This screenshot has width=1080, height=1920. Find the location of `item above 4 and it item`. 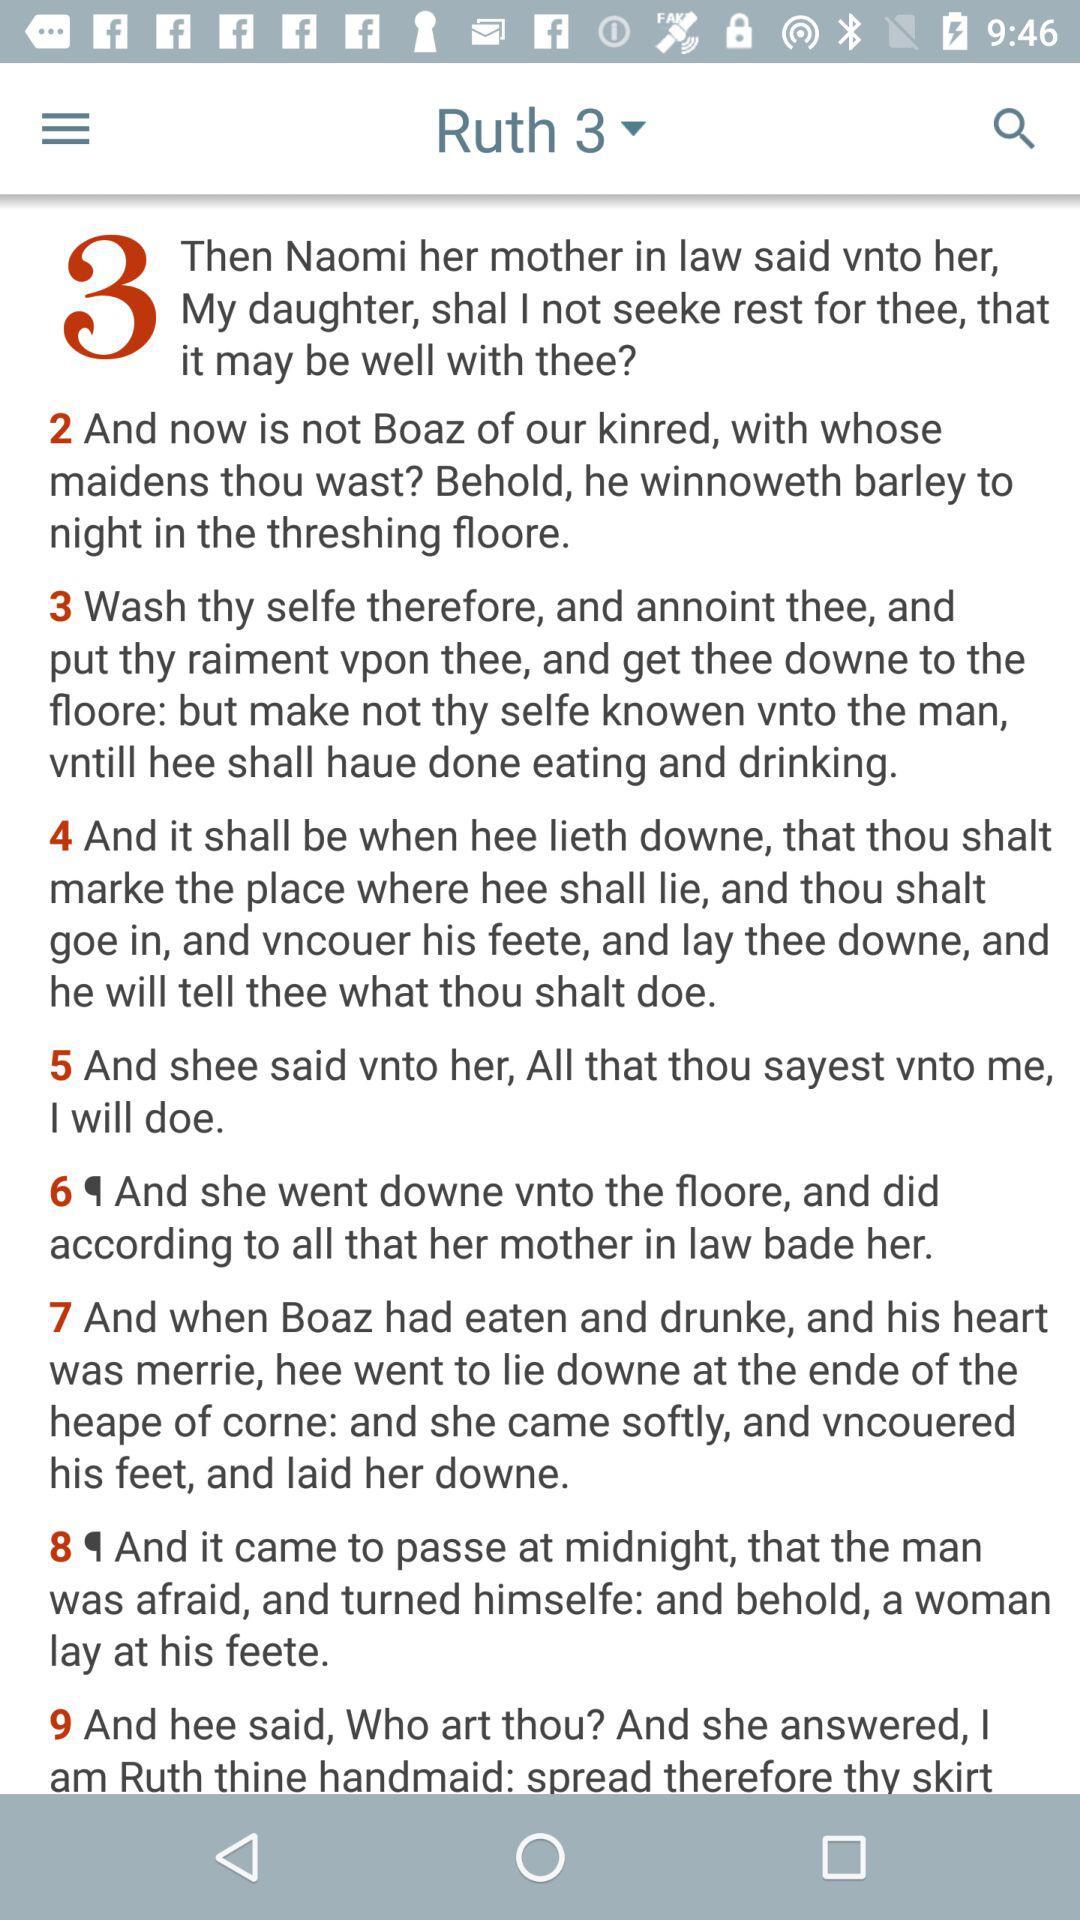

item above 4 and it item is located at coordinates (551, 685).